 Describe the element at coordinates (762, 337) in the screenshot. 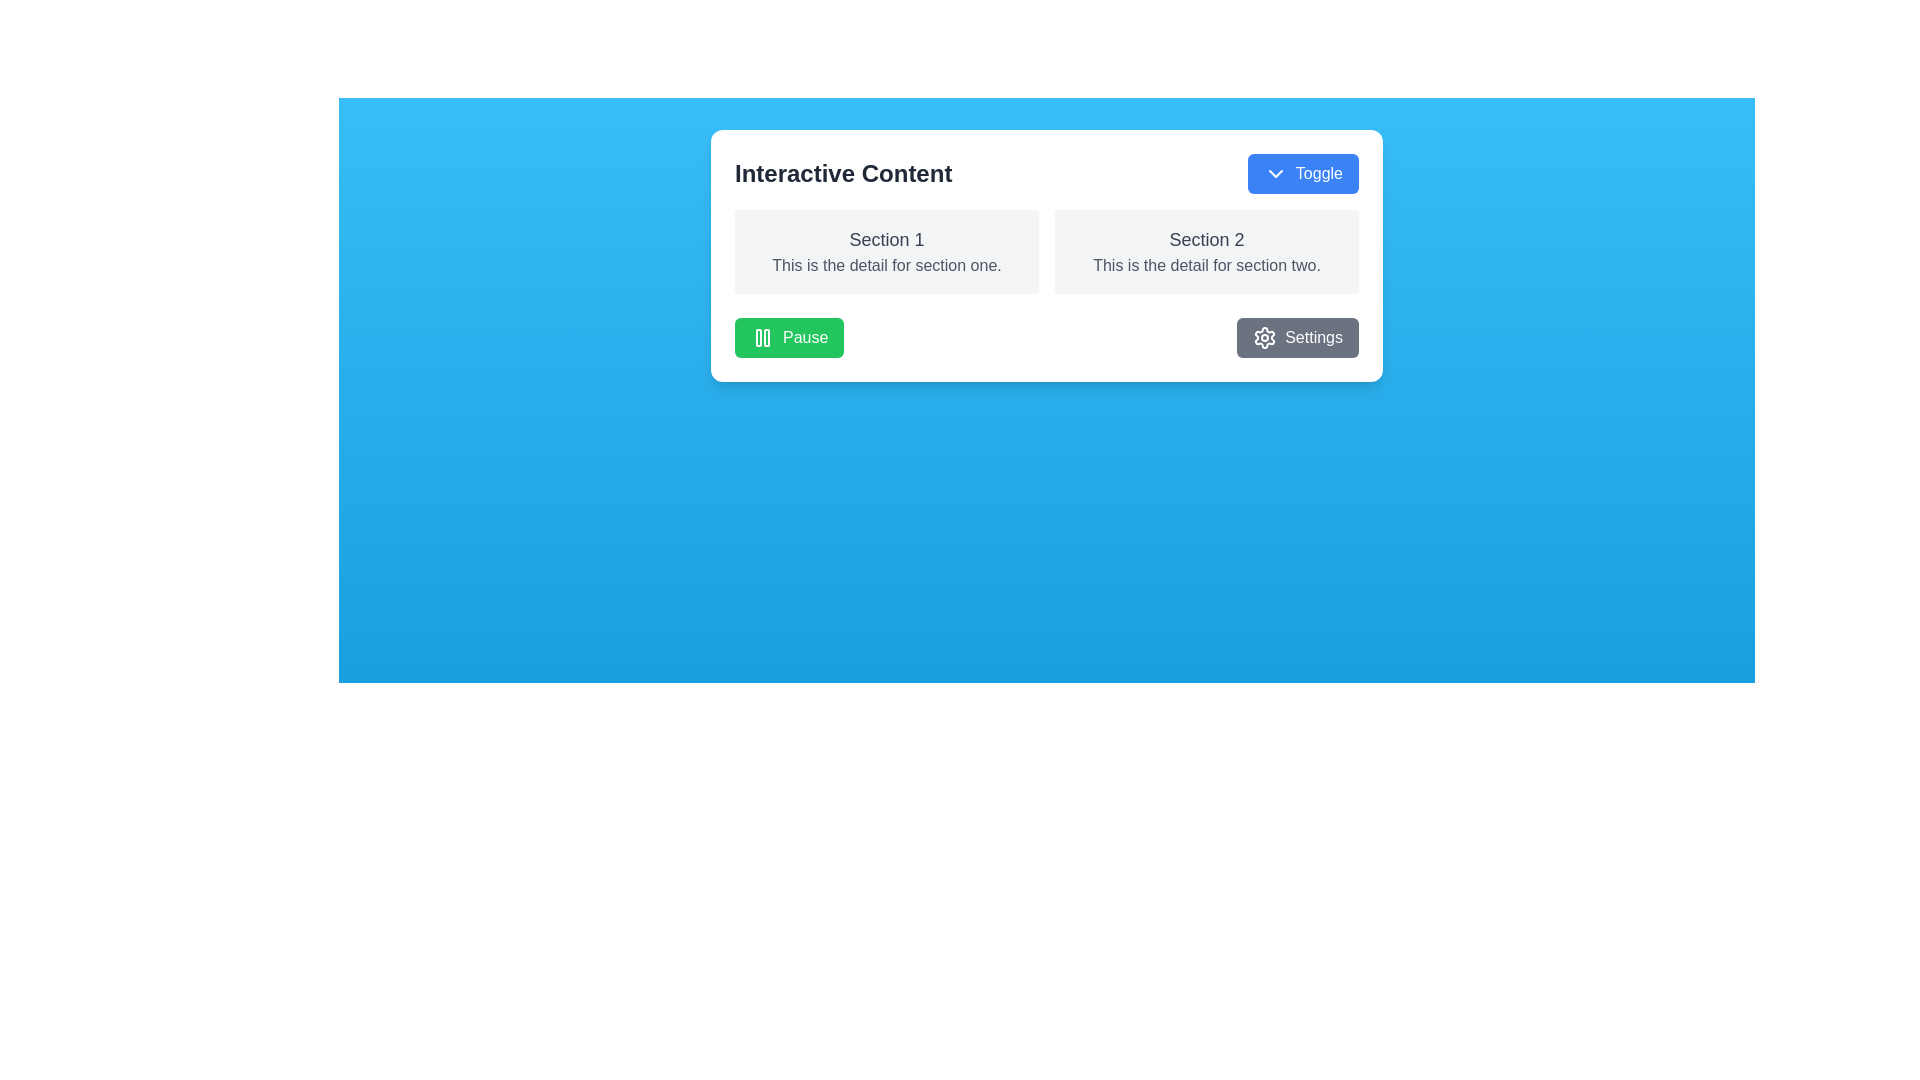

I see `the green button containing the 'Pause' icon, which is located at the bottom left of the white interactive card` at that location.